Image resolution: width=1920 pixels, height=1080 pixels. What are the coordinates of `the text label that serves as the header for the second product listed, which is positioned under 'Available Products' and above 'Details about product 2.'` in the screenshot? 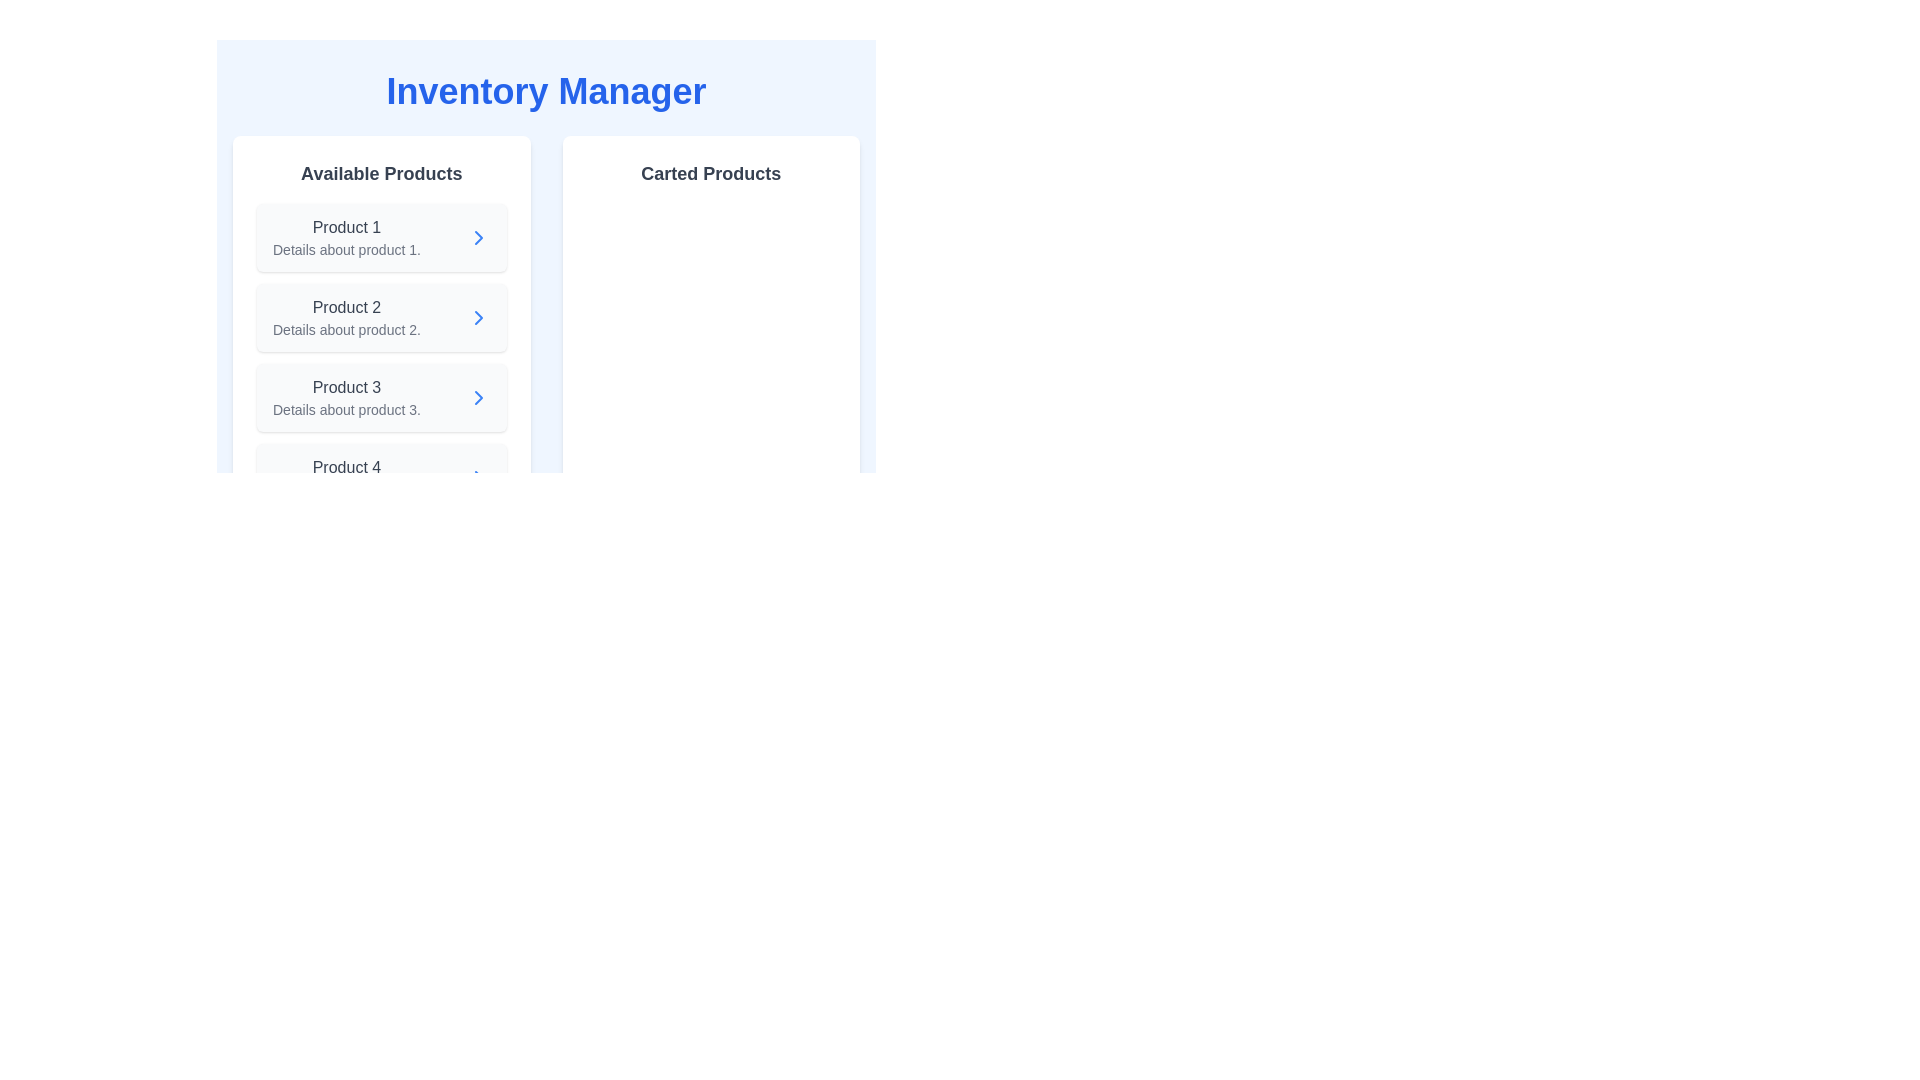 It's located at (346, 308).